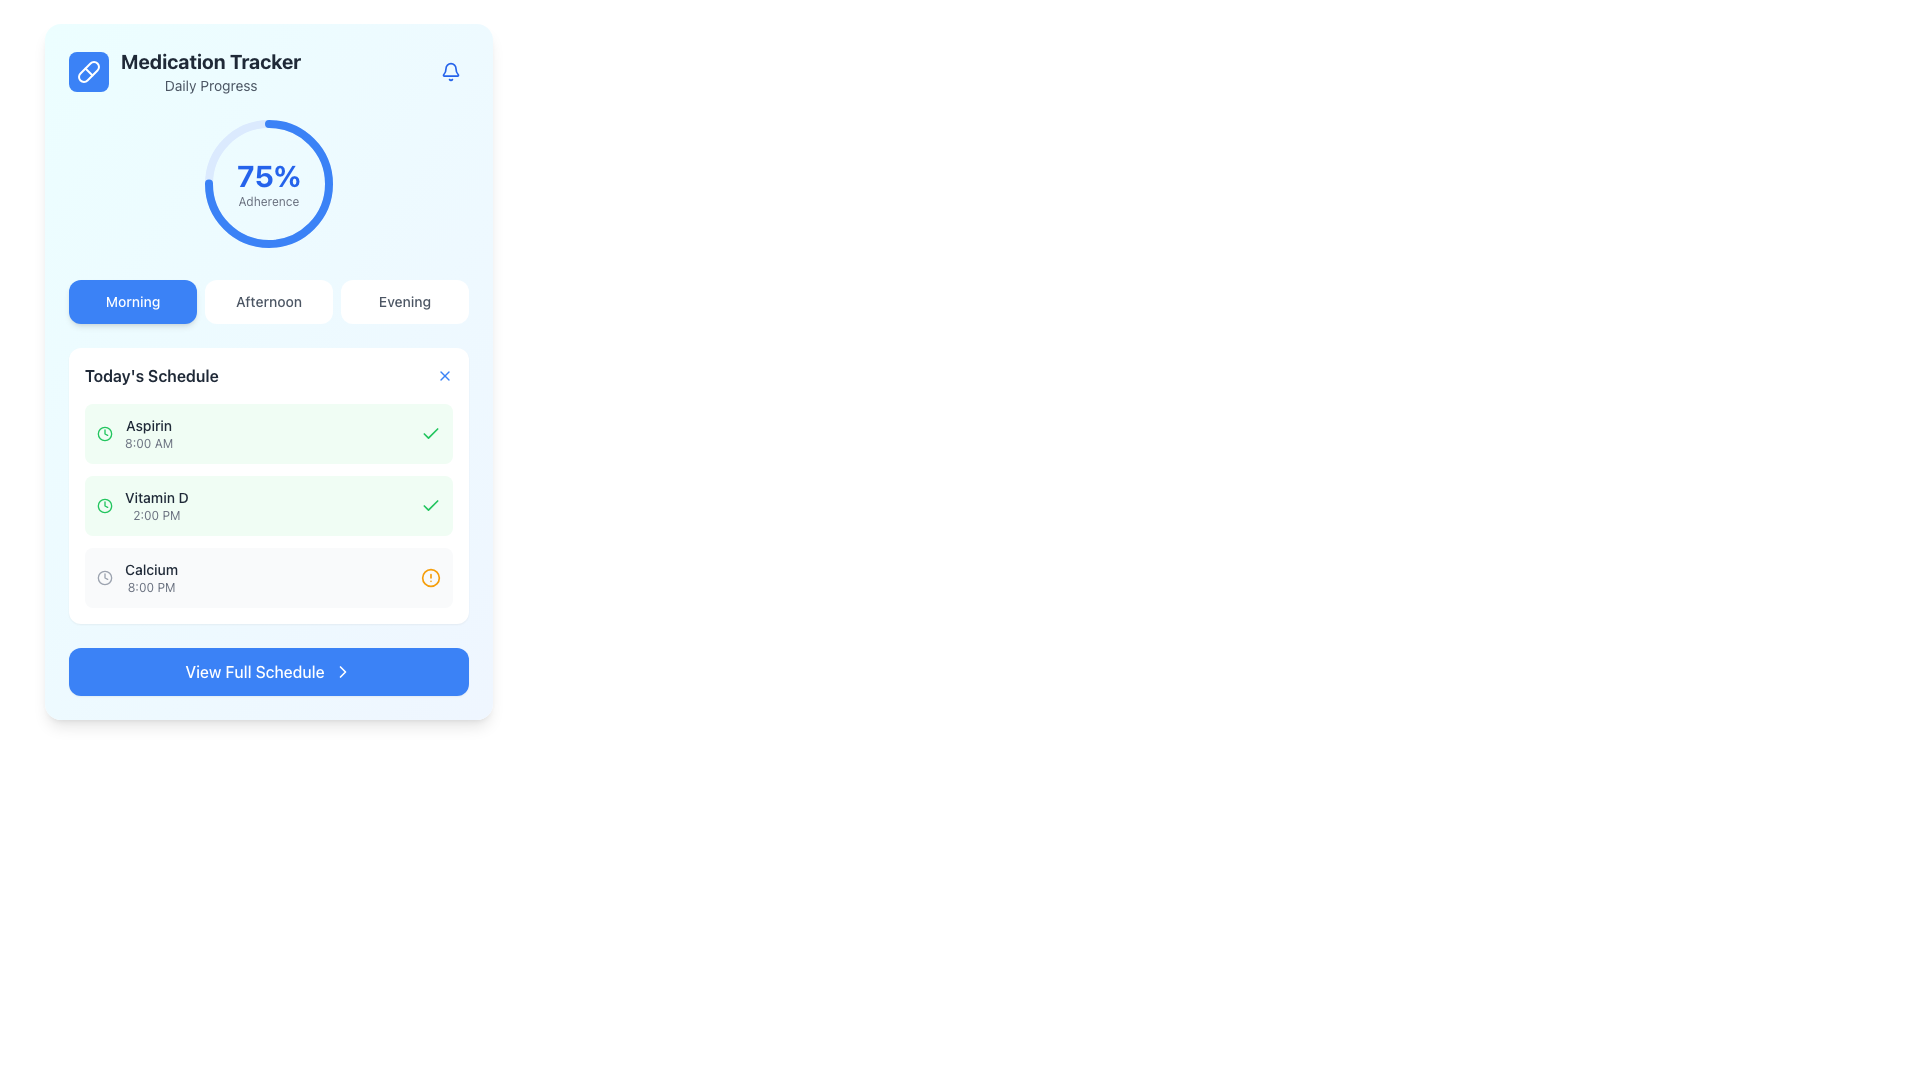  What do you see at coordinates (267, 201) in the screenshot?
I see `the Text label that indicates the adherence percentage below the '75%' value in the Medication Tracker card` at bounding box center [267, 201].